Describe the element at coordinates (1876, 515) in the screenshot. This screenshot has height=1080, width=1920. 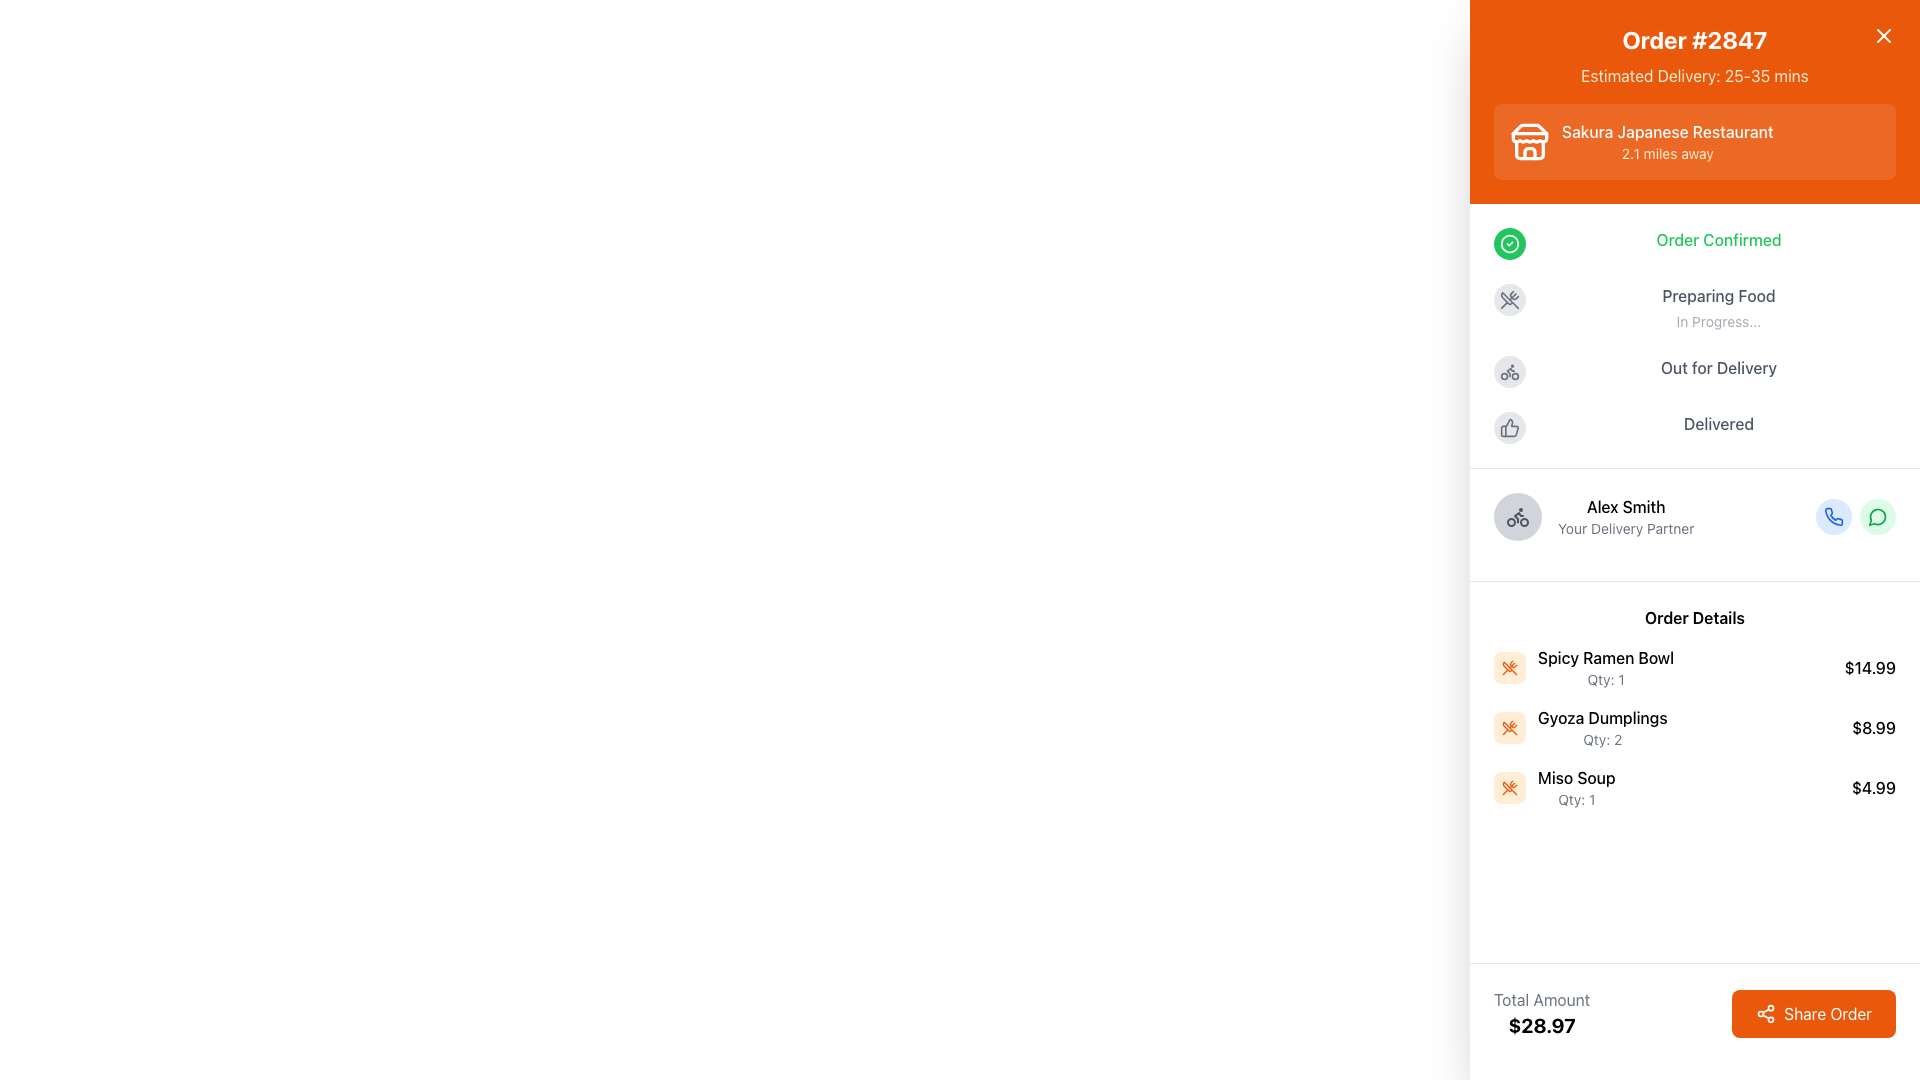
I see `the second circular icon` at that location.